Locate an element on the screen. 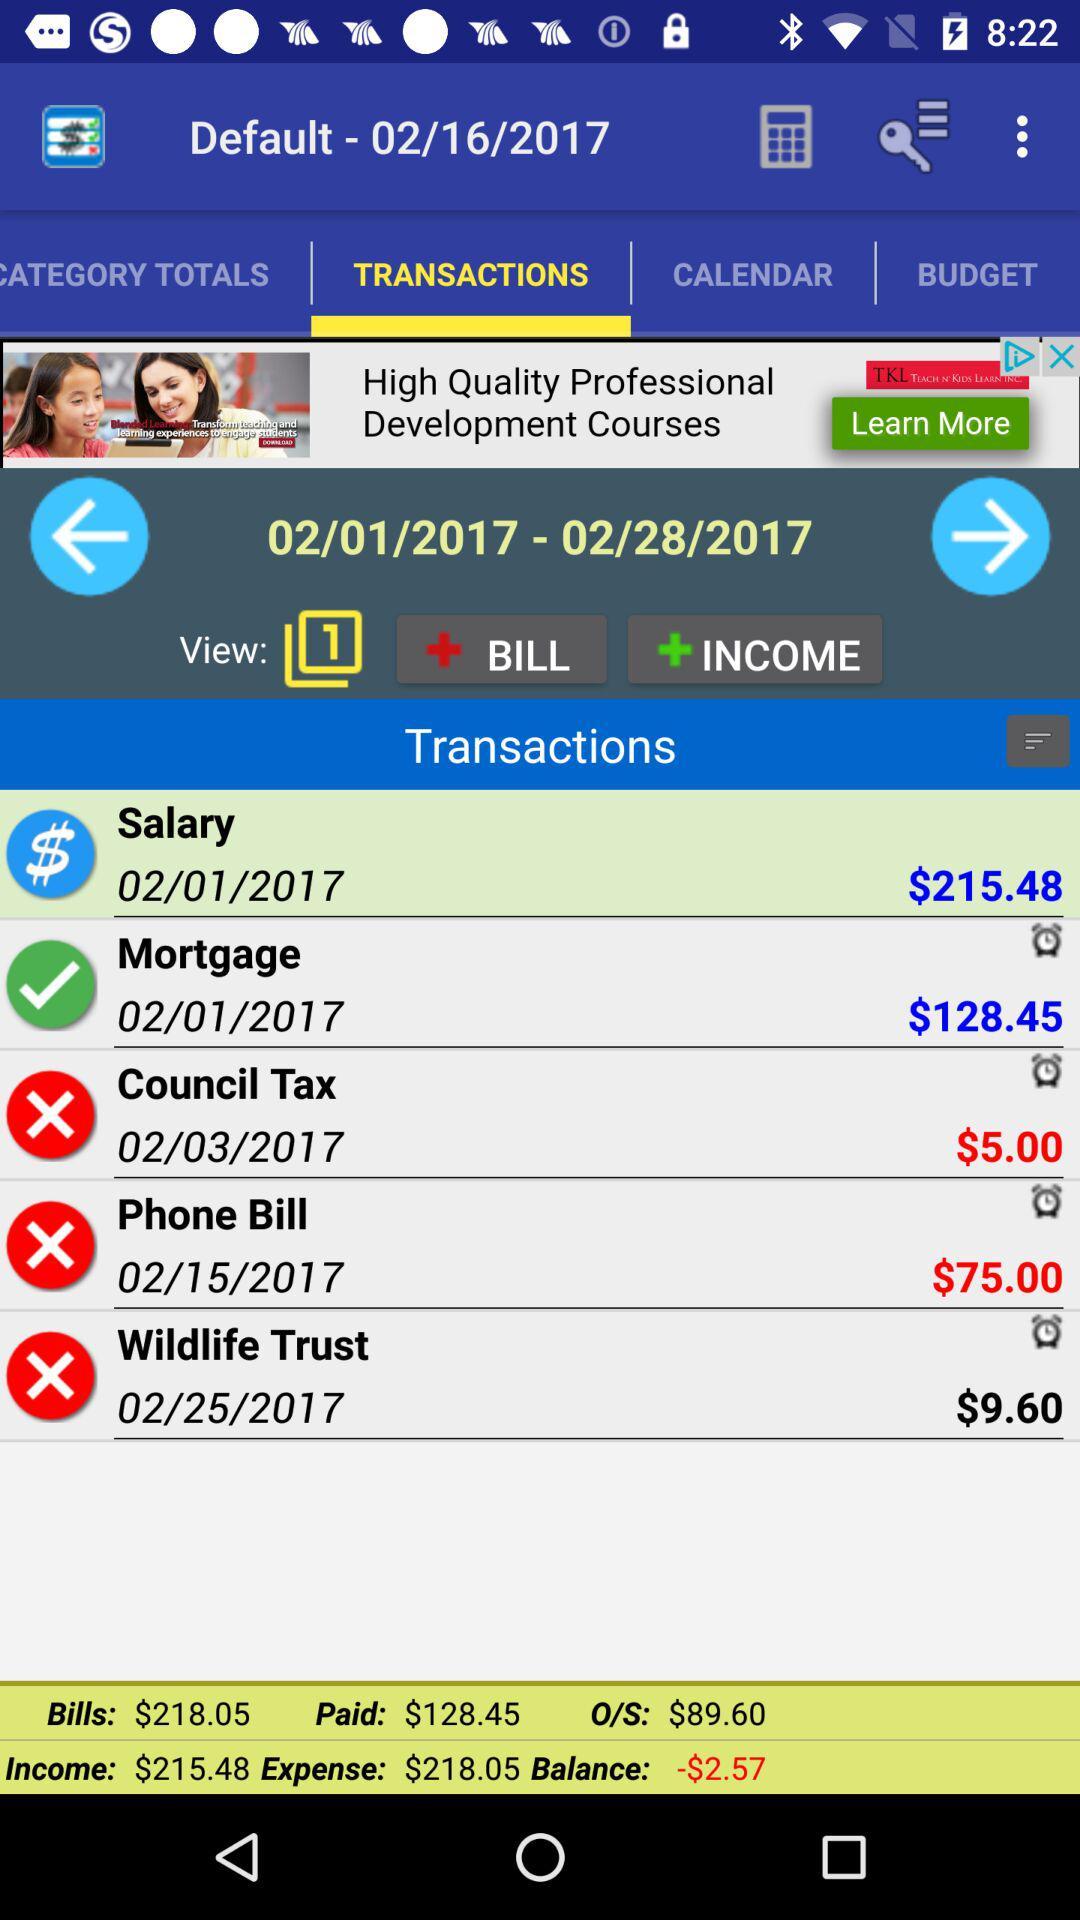 This screenshot has height=1920, width=1080. settings is located at coordinates (1036, 739).